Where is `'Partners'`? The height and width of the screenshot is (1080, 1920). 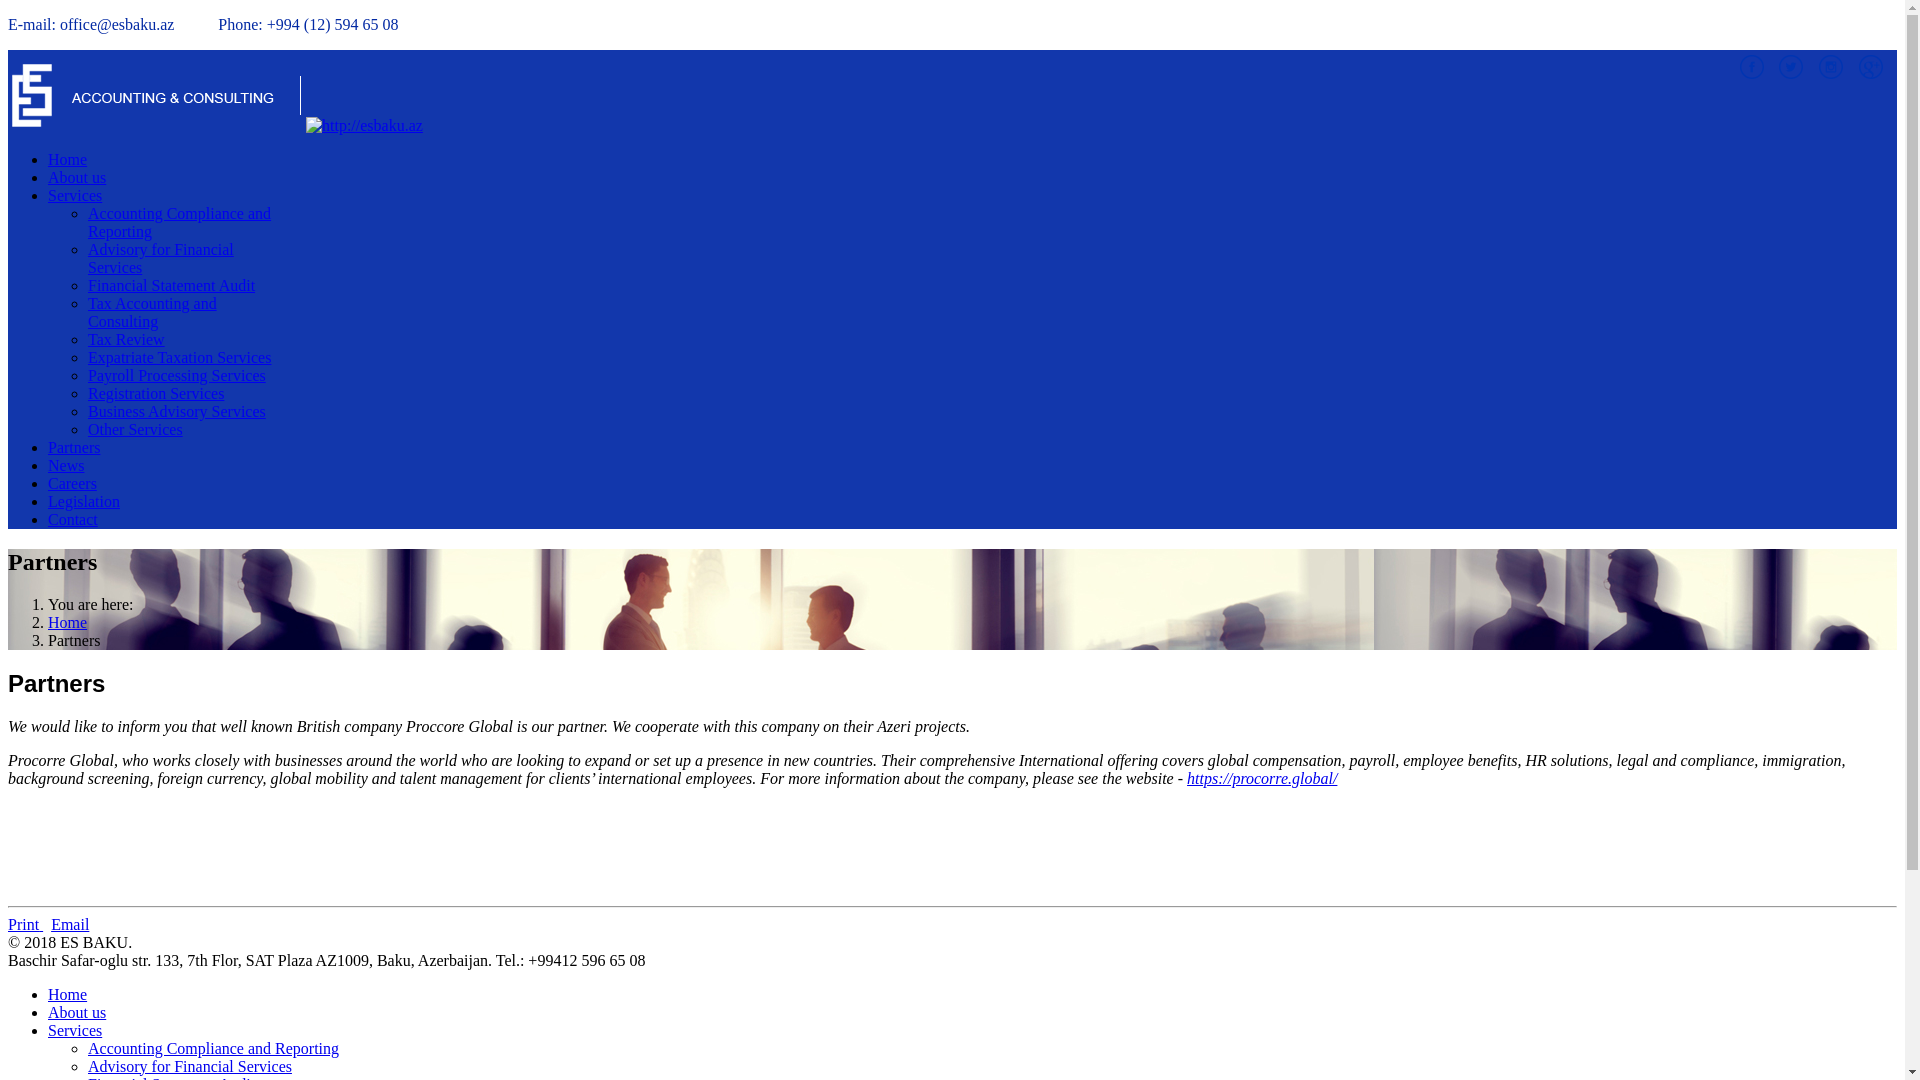
'Partners' is located at coordinates (73, 446).